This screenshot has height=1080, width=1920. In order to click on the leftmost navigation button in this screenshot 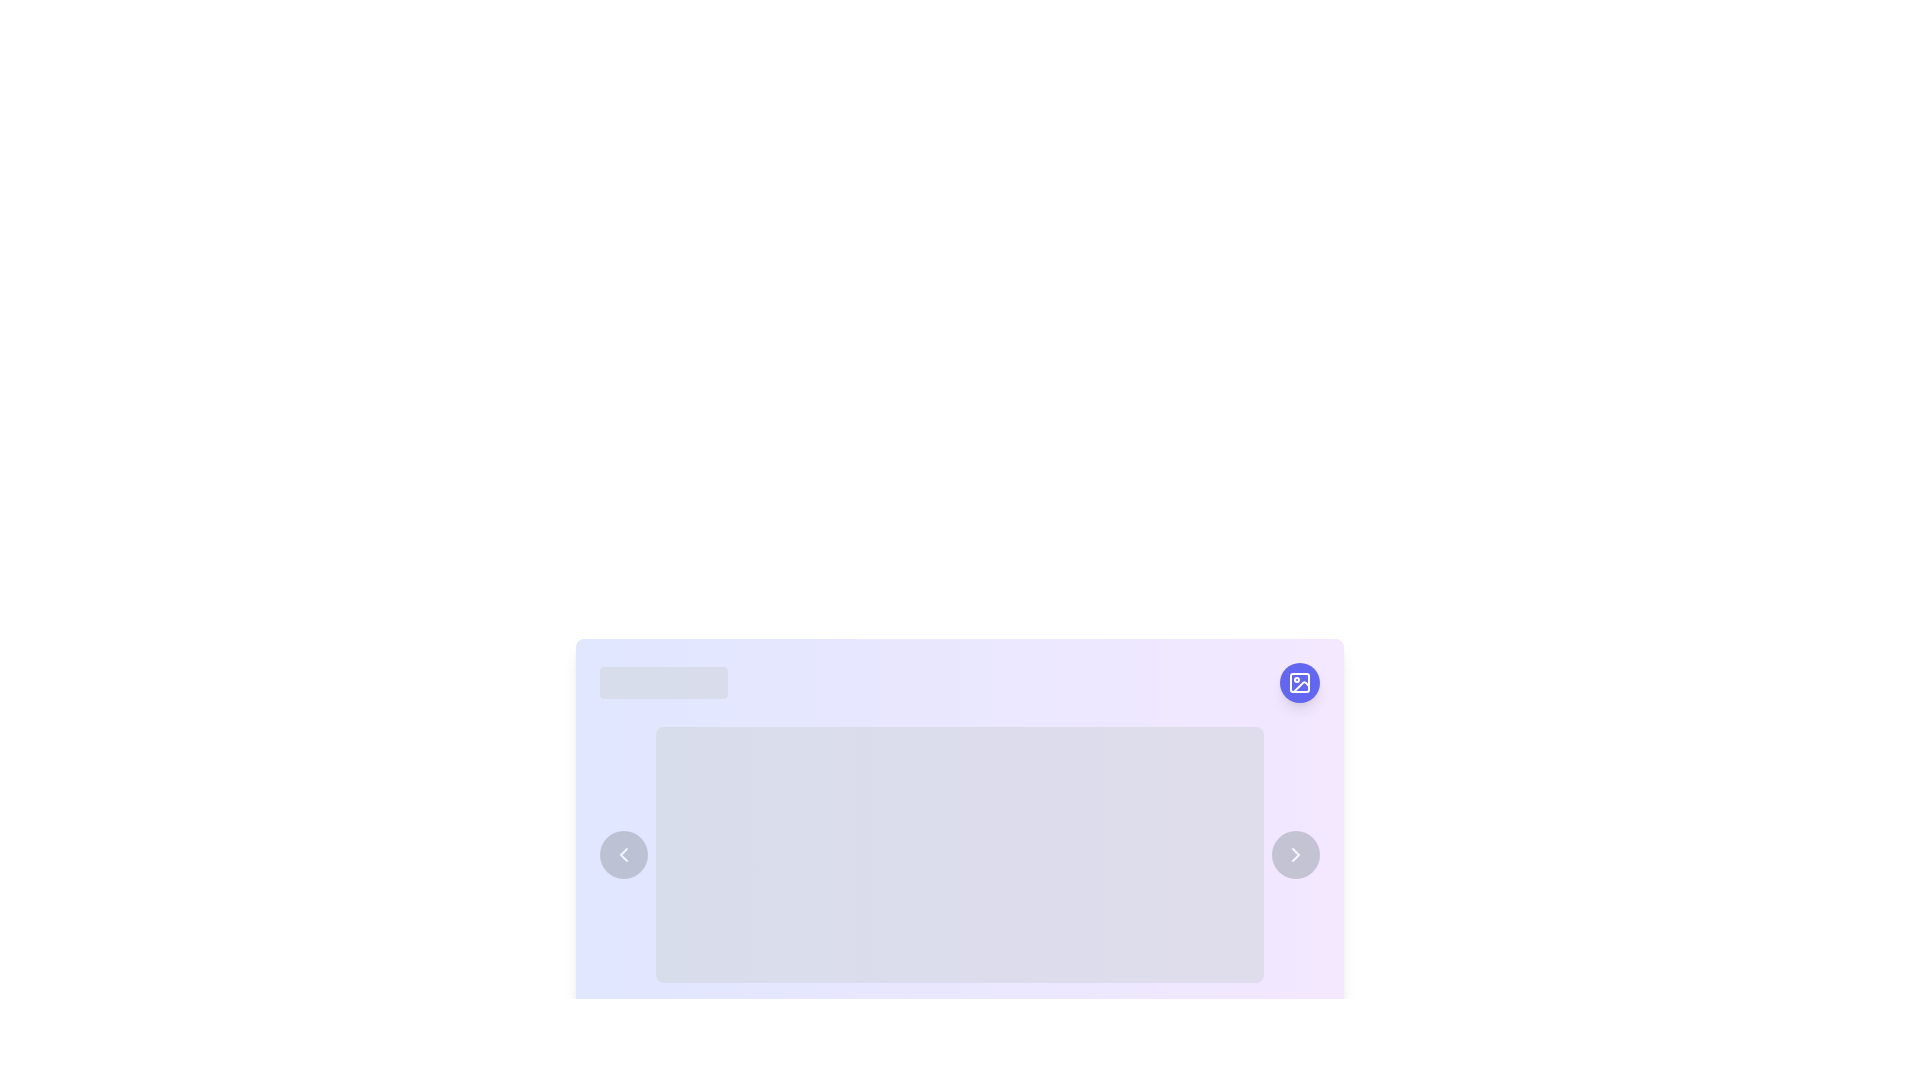, I will do `click(622, 855)`.